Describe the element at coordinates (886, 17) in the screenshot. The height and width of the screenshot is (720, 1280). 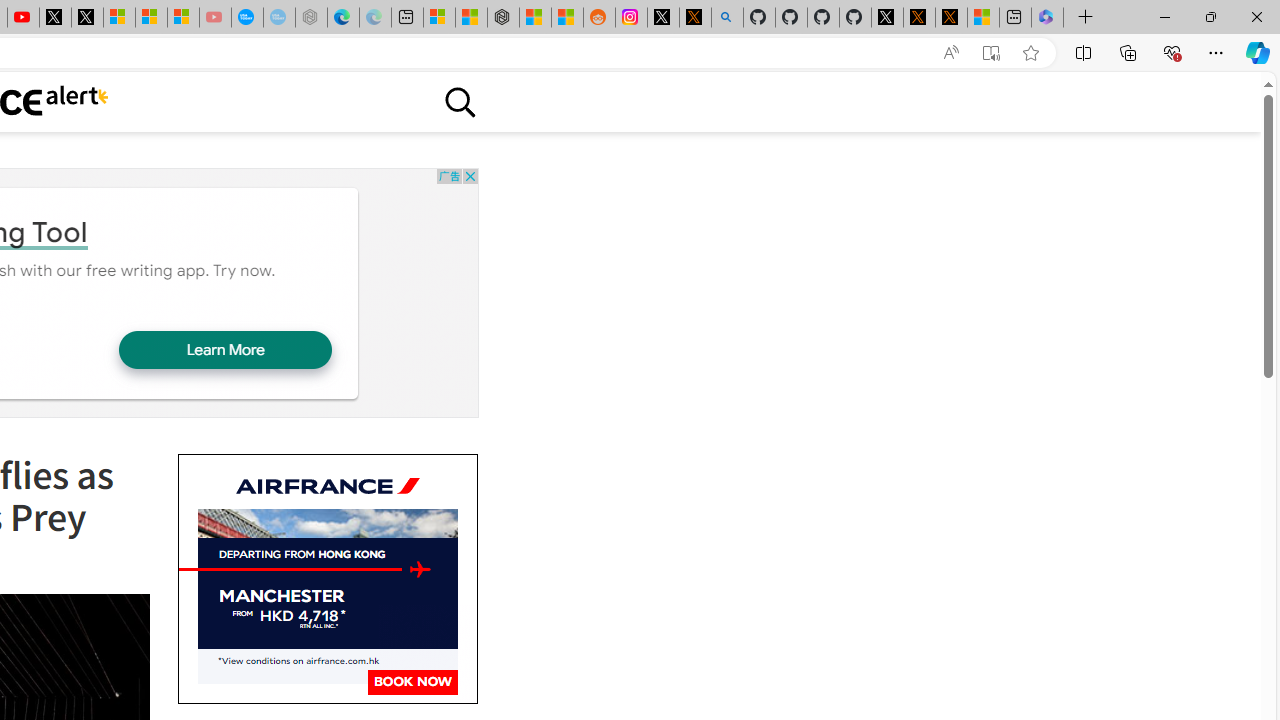
I see `'Profile / X'` at that location.